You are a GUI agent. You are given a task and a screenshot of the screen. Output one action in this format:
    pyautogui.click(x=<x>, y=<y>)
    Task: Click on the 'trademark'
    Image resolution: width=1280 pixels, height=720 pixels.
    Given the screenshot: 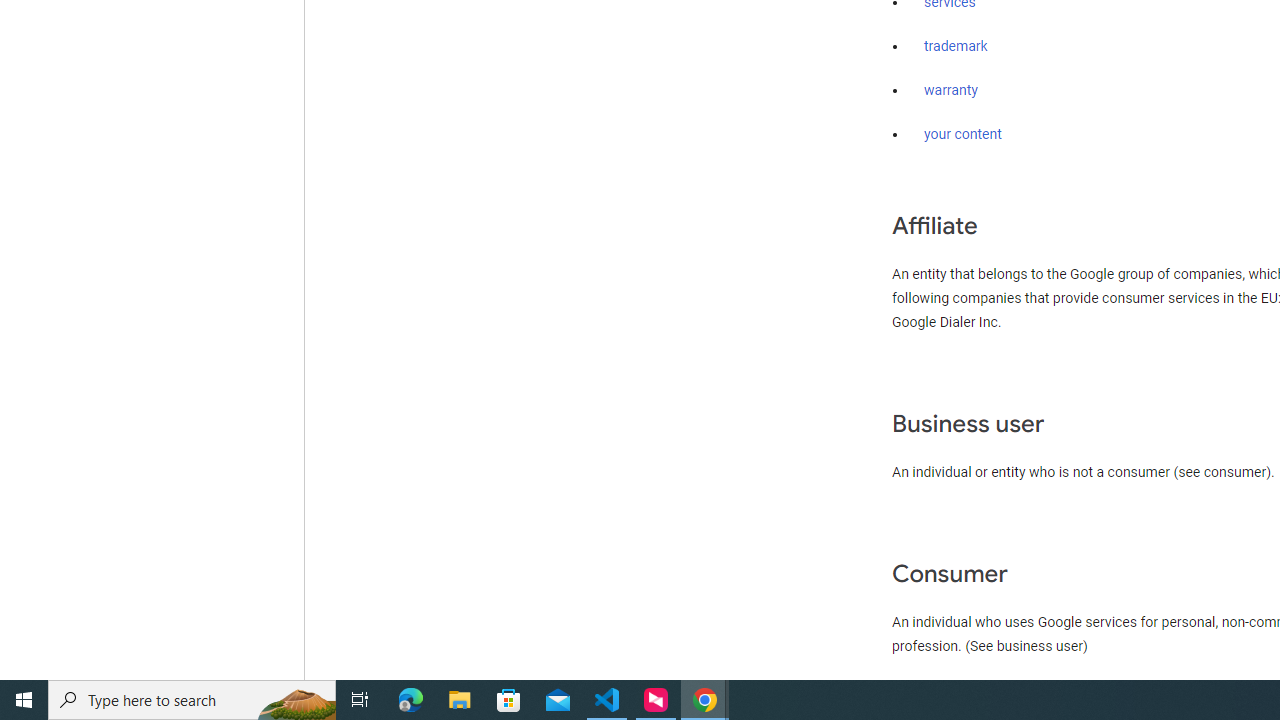 What is the action you would take?
    pyautogui.click(x=955, y=46)
    